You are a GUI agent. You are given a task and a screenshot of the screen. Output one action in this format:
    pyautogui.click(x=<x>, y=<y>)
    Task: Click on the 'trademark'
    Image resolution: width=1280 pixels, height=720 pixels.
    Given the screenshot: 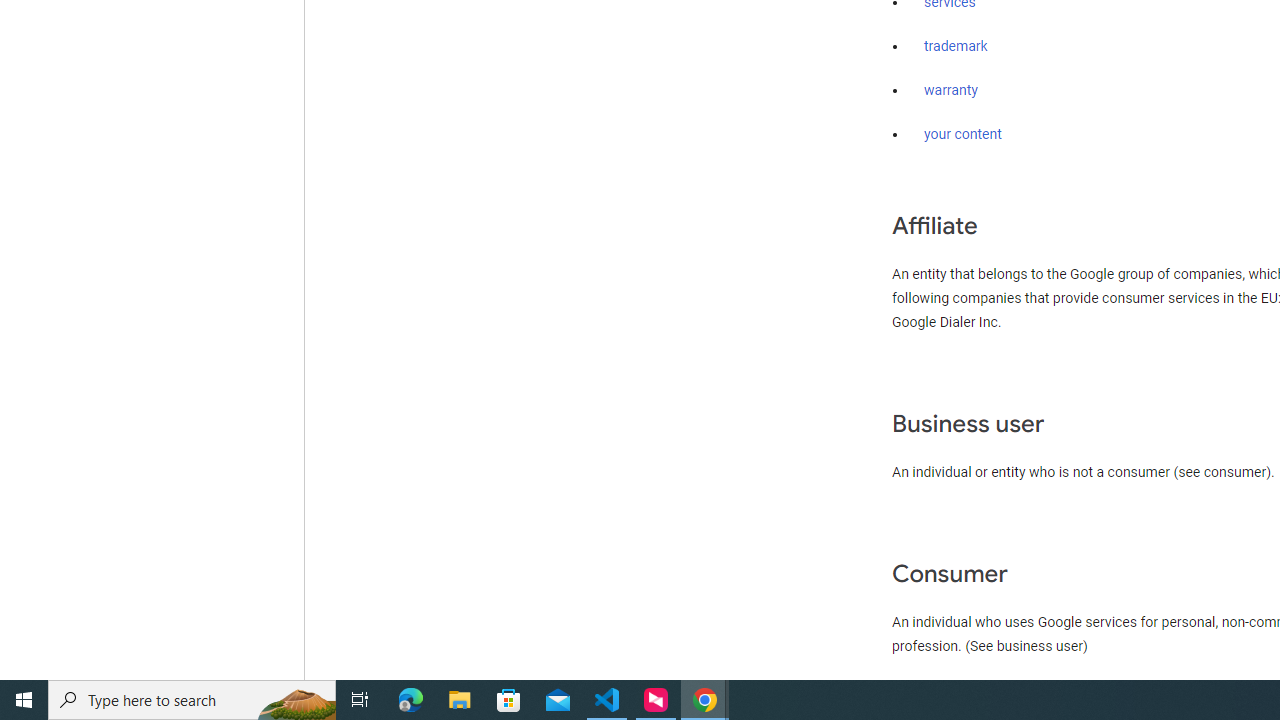 What is the action you would take?
    pyautogui.click(x=955, y=46)
    